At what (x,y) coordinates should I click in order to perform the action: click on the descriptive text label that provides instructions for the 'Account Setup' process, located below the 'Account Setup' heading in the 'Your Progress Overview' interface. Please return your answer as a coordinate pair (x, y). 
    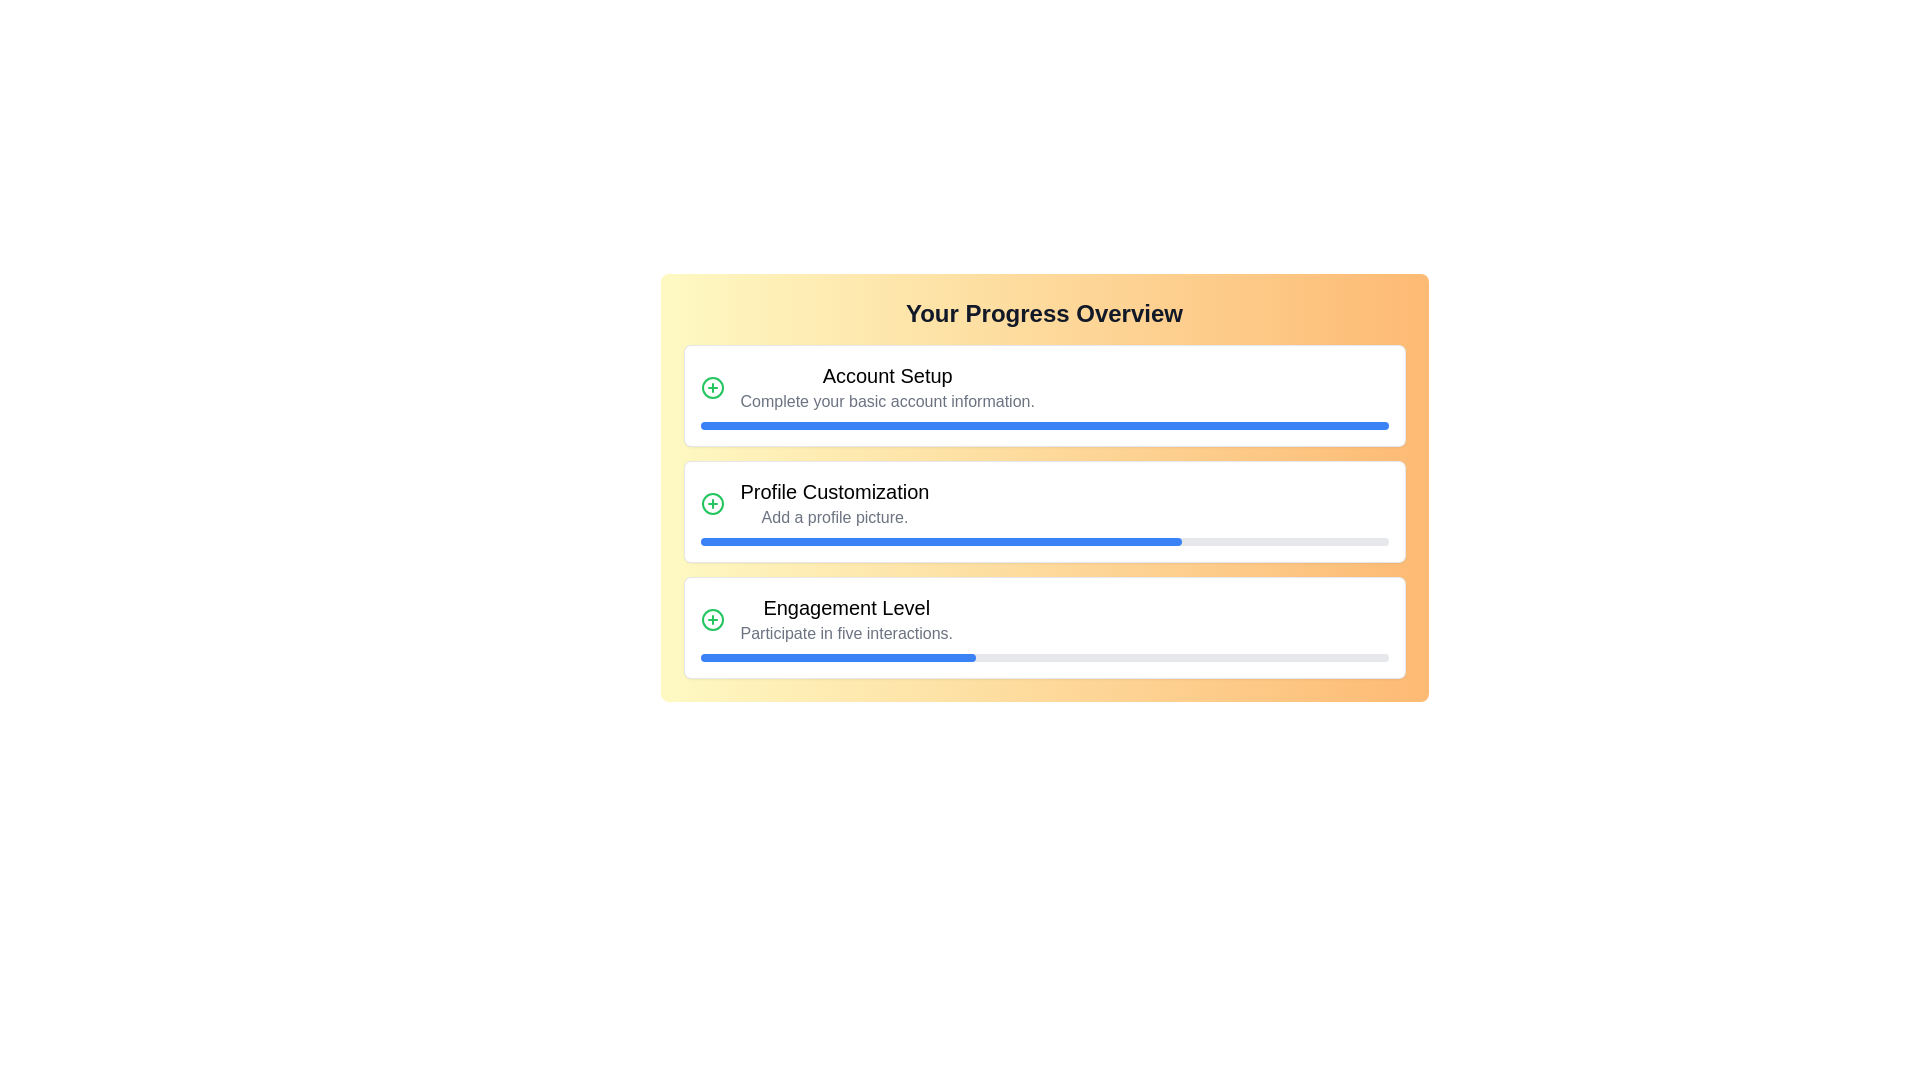
    Looking at the image, I should click on (886, 401).